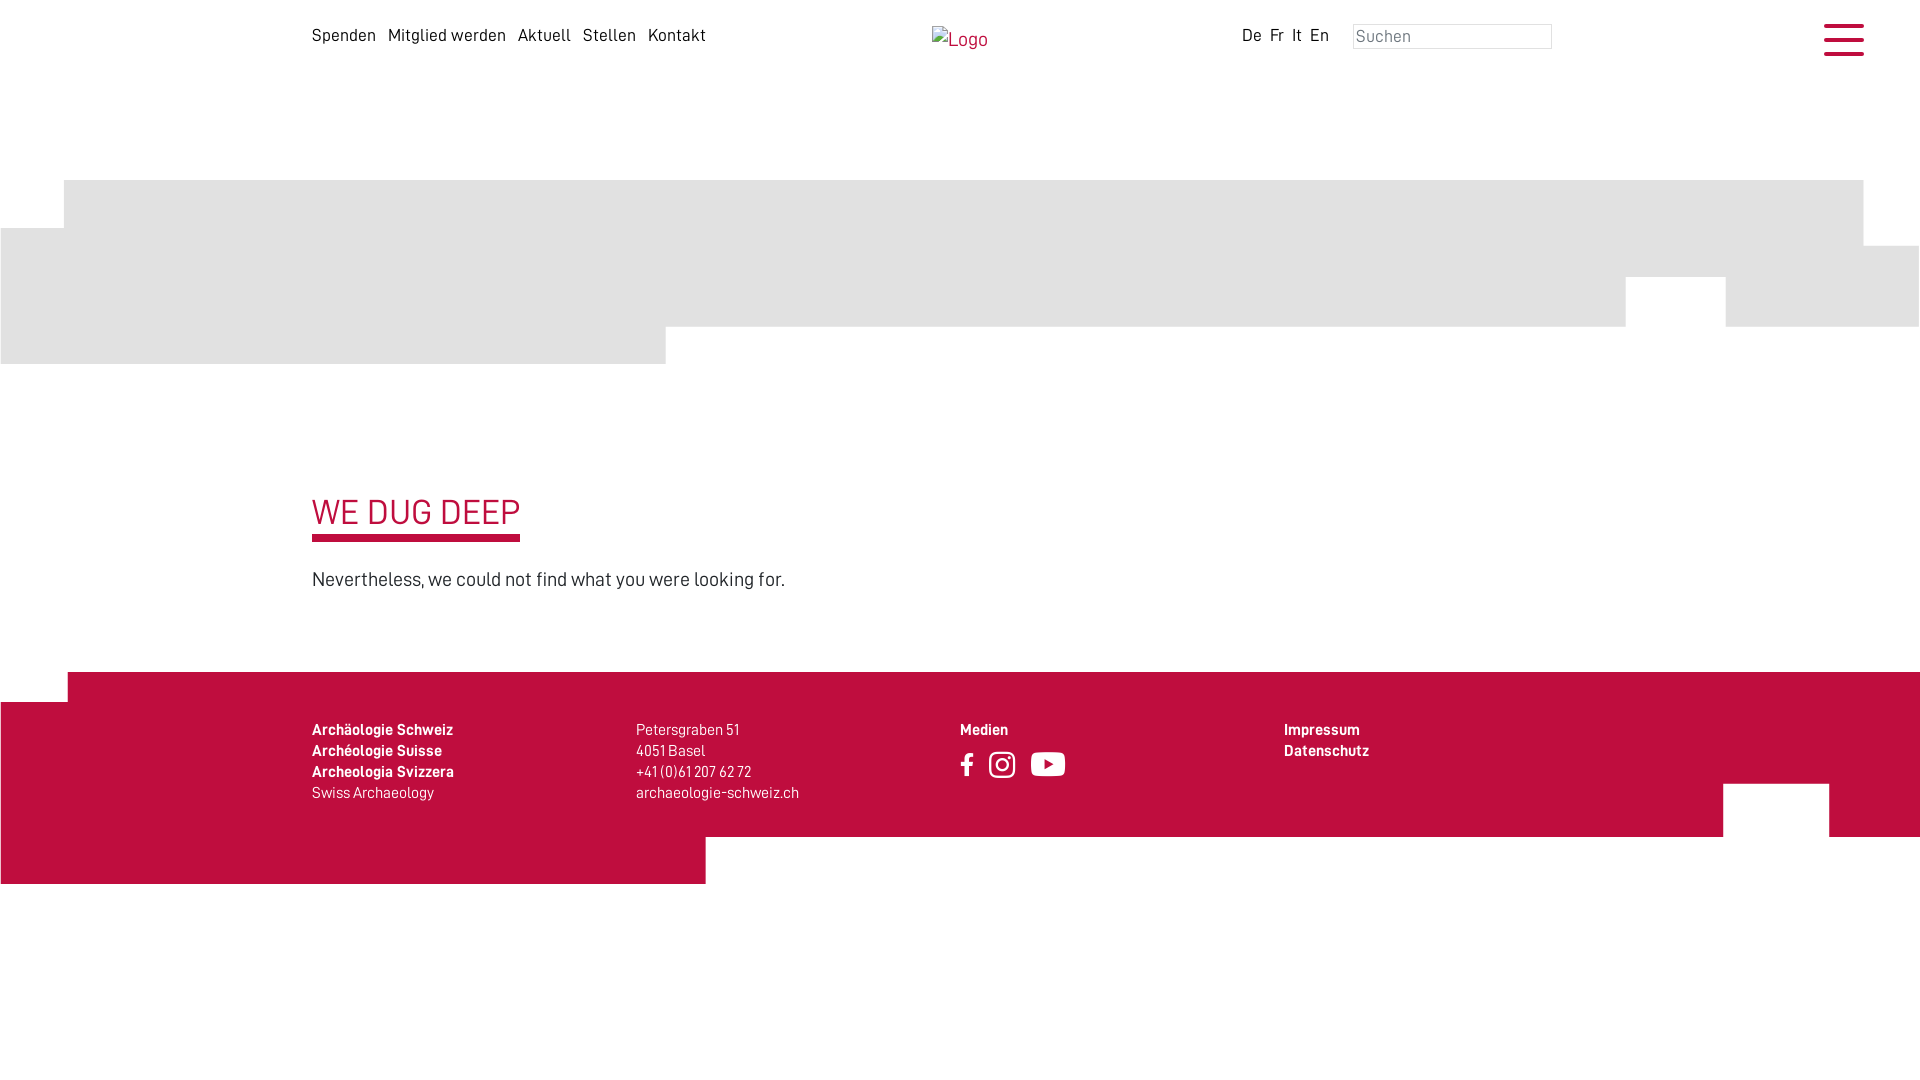  I want to click on 'De', so click(1251, 34).